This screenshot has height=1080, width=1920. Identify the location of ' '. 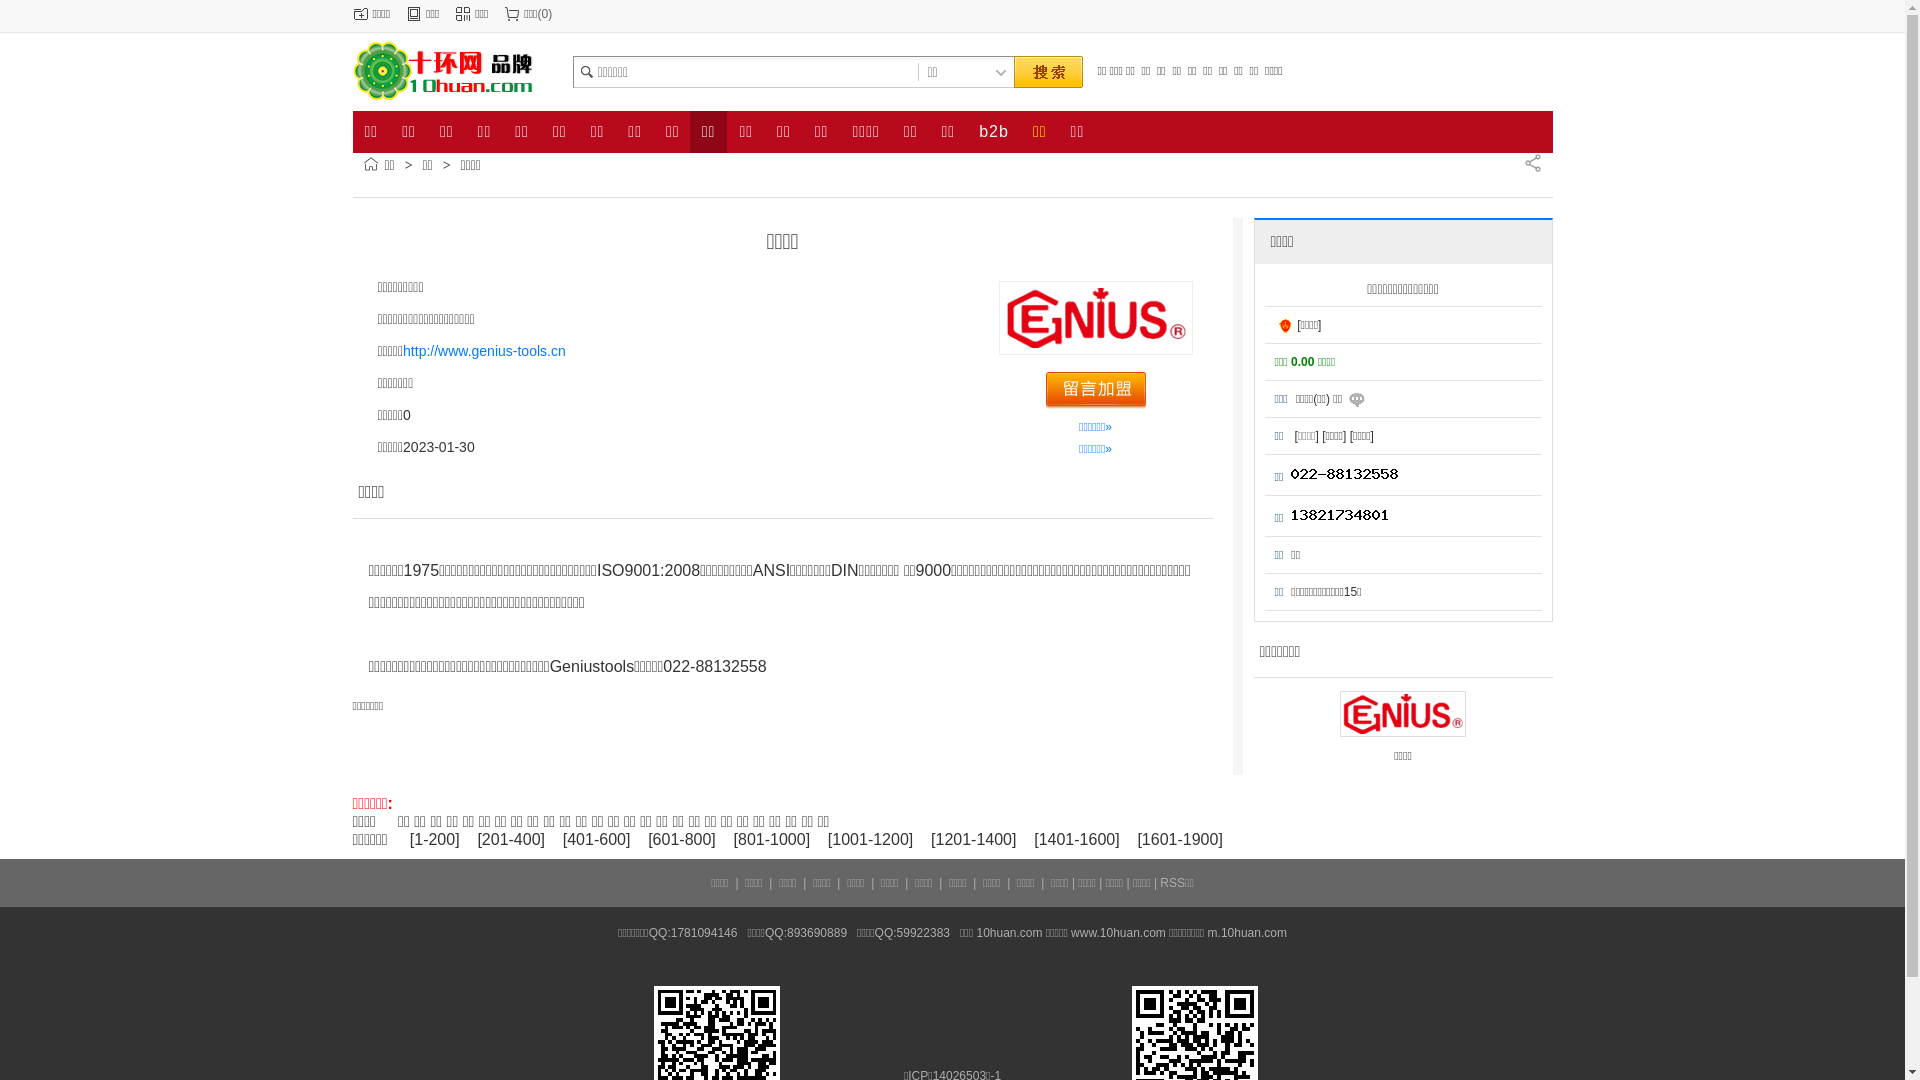
(1045, 71).